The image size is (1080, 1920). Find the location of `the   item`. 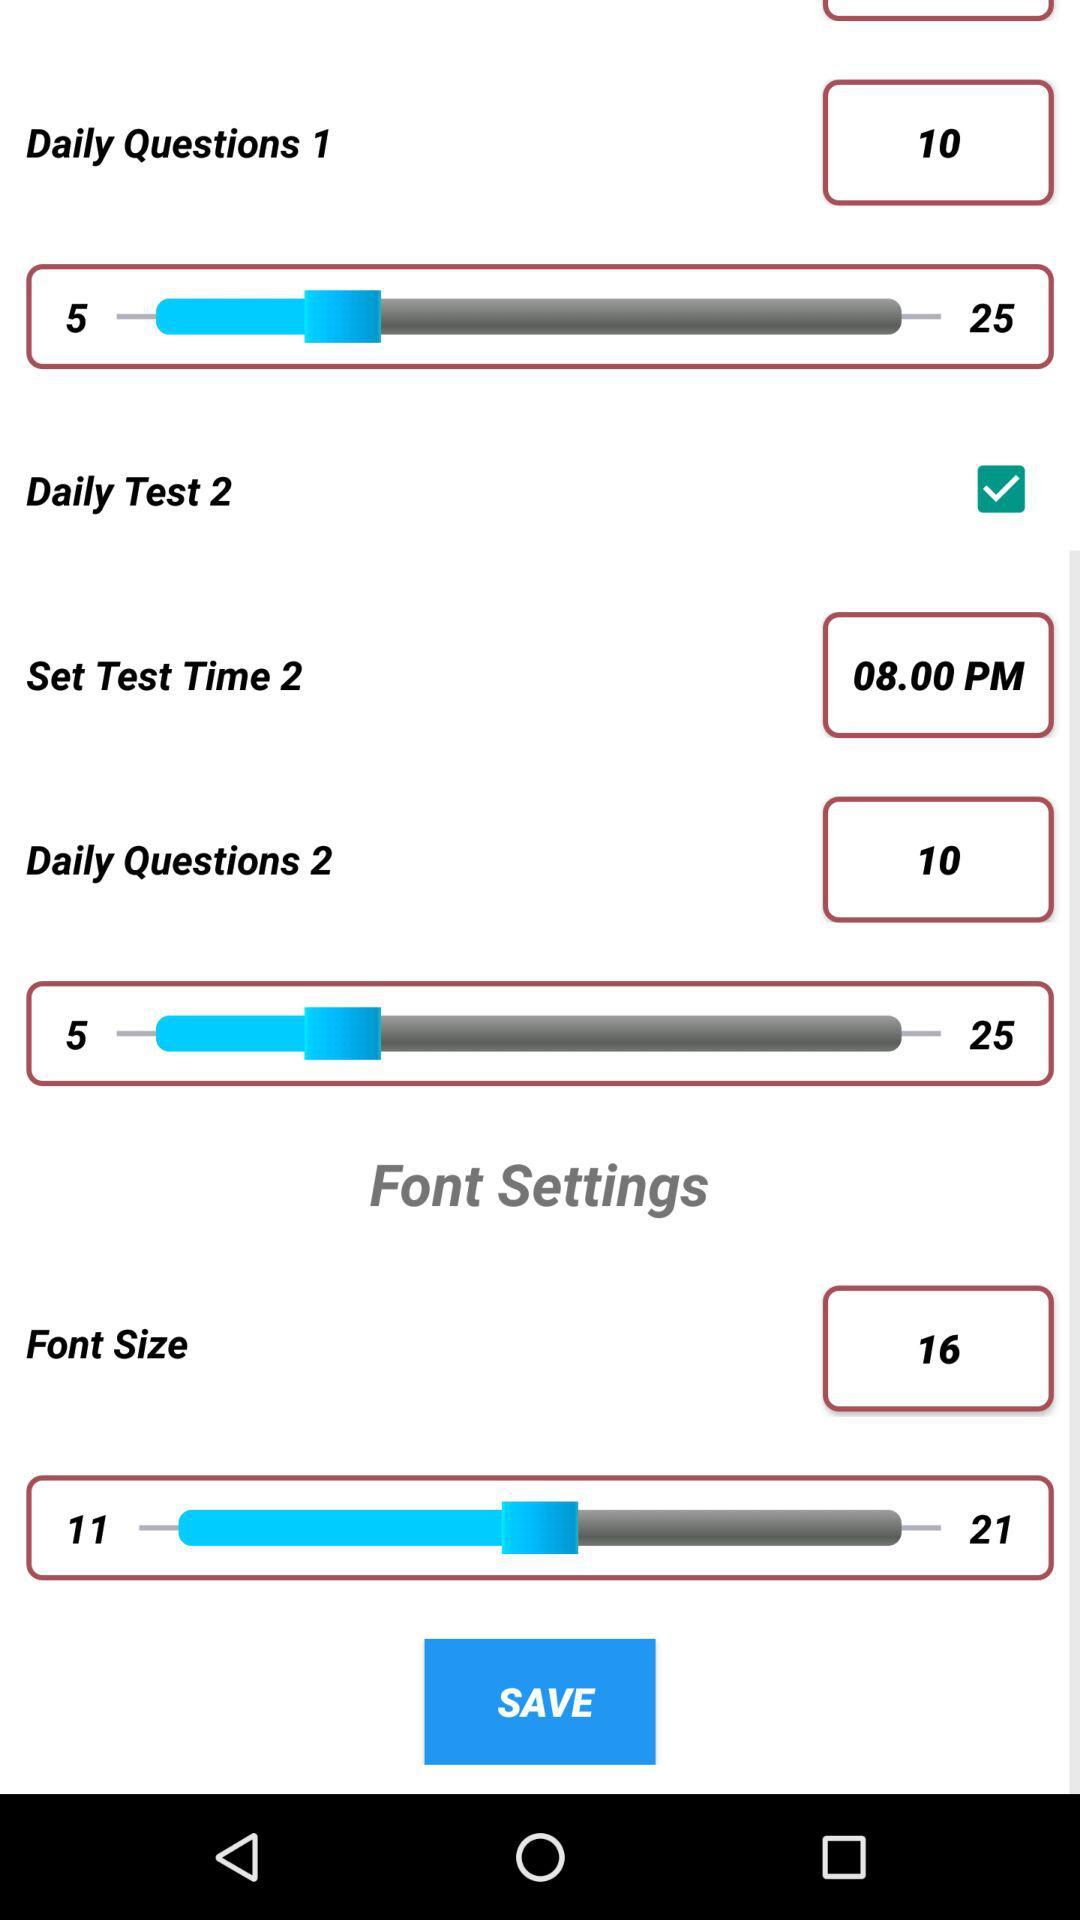

the   item is located at coordinates (1006, 489).